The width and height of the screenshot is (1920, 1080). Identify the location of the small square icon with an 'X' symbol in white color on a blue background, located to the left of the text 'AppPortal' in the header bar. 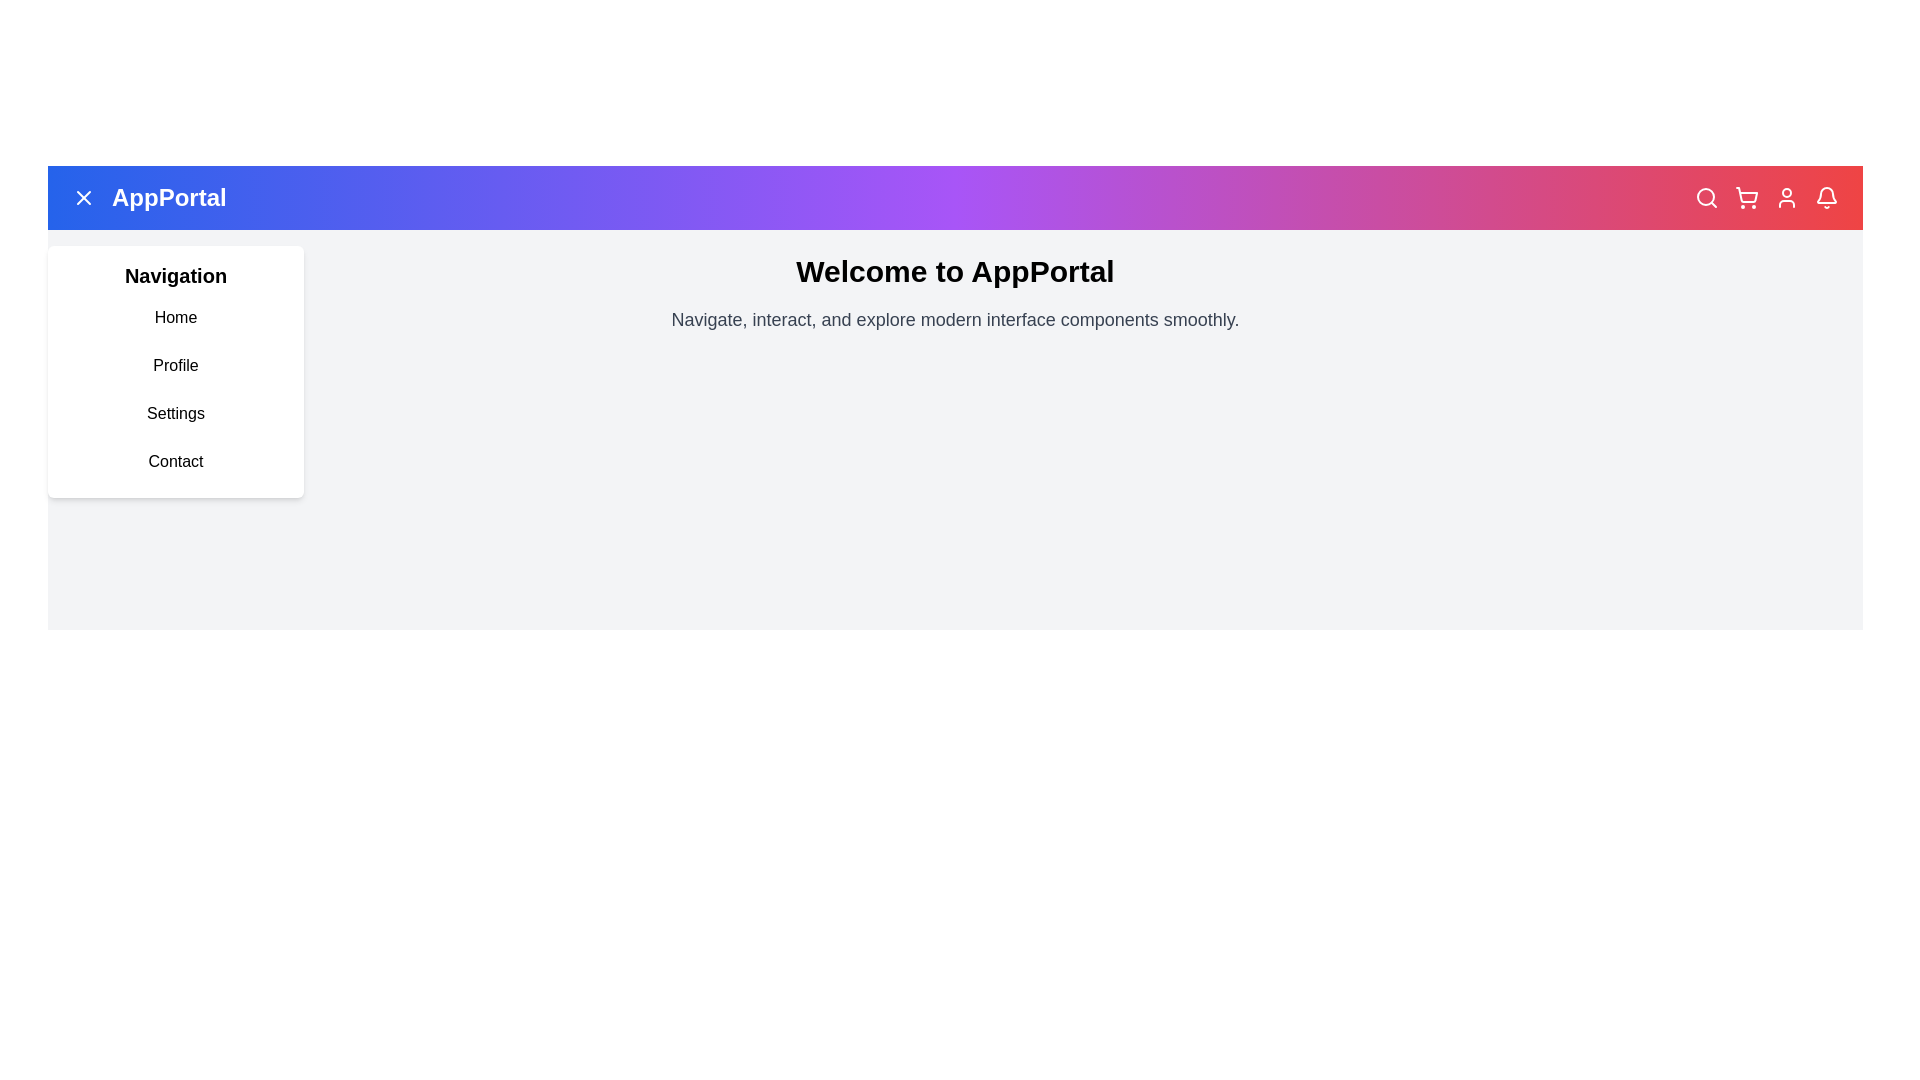
(82, 197).